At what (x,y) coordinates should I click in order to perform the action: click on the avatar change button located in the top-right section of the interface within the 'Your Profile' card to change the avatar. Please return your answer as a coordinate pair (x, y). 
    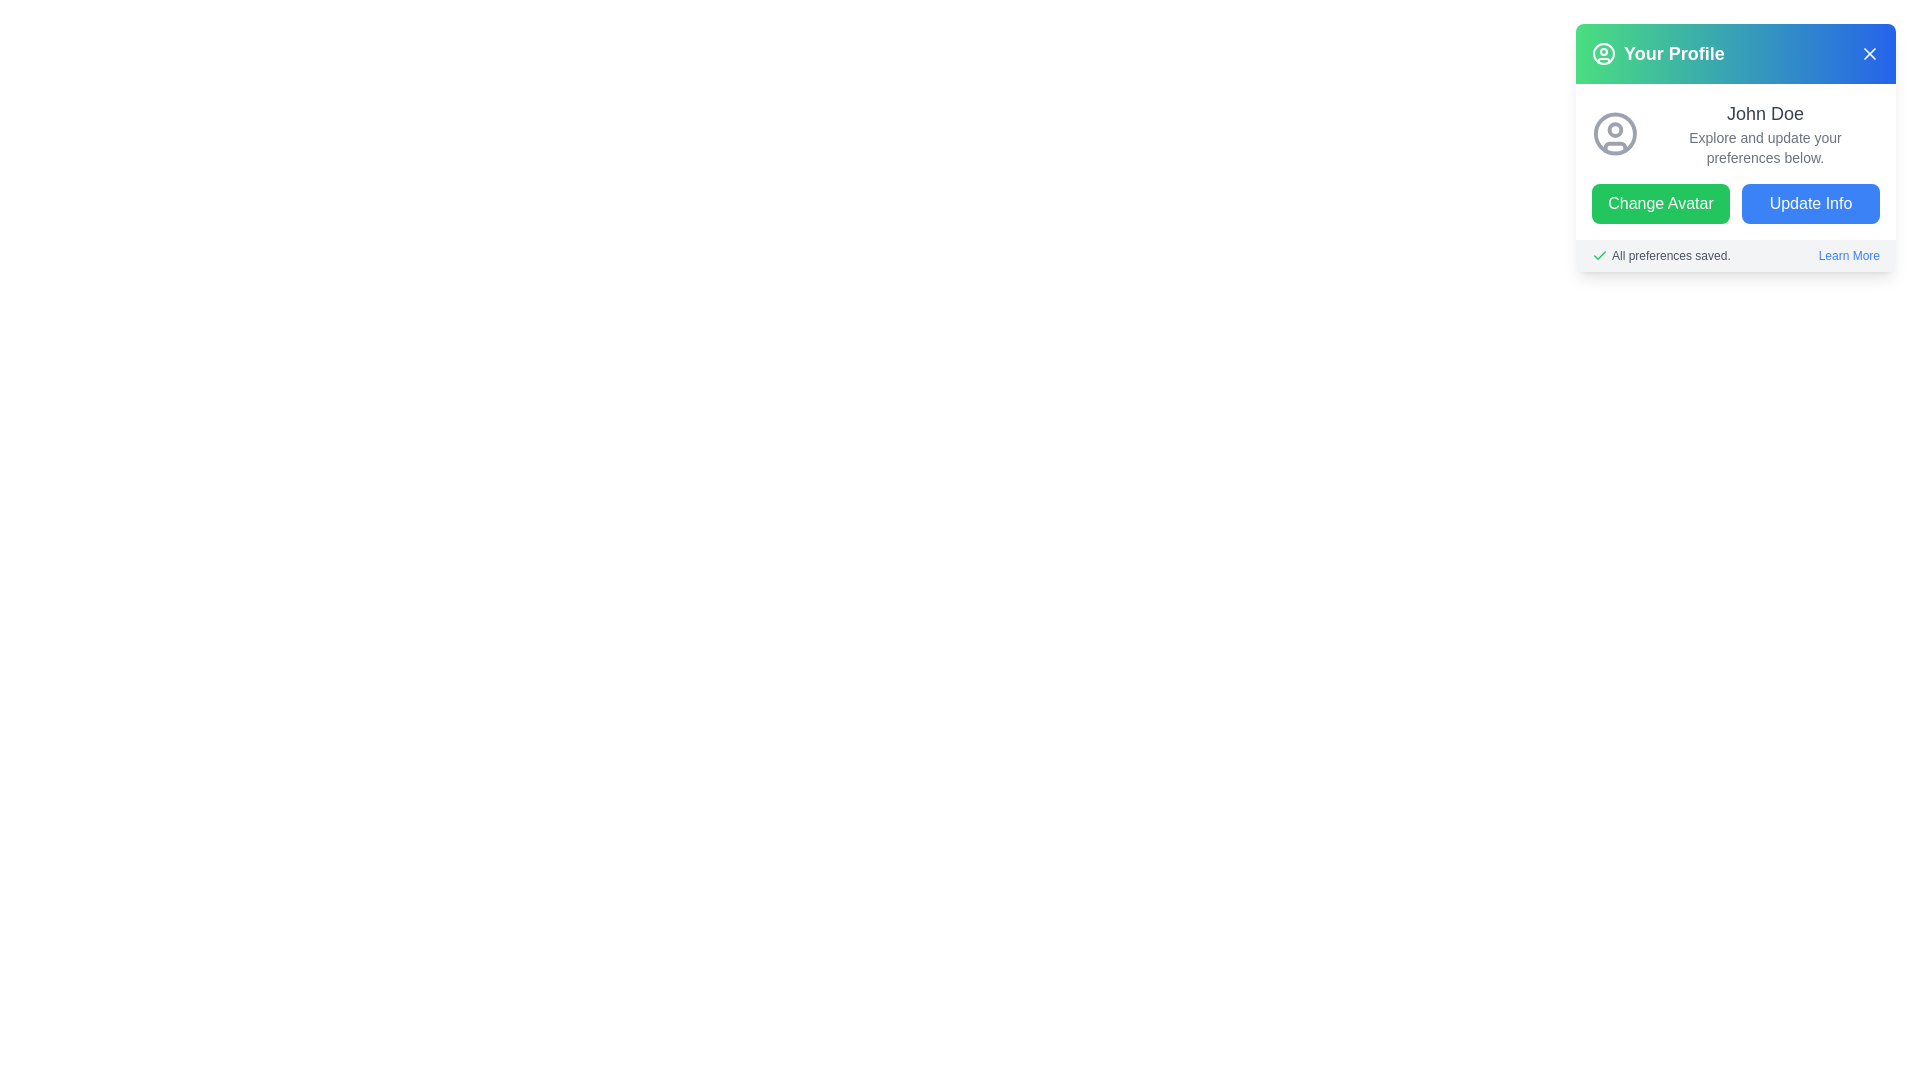
    Looking at the image, I should click on (1660, 204).